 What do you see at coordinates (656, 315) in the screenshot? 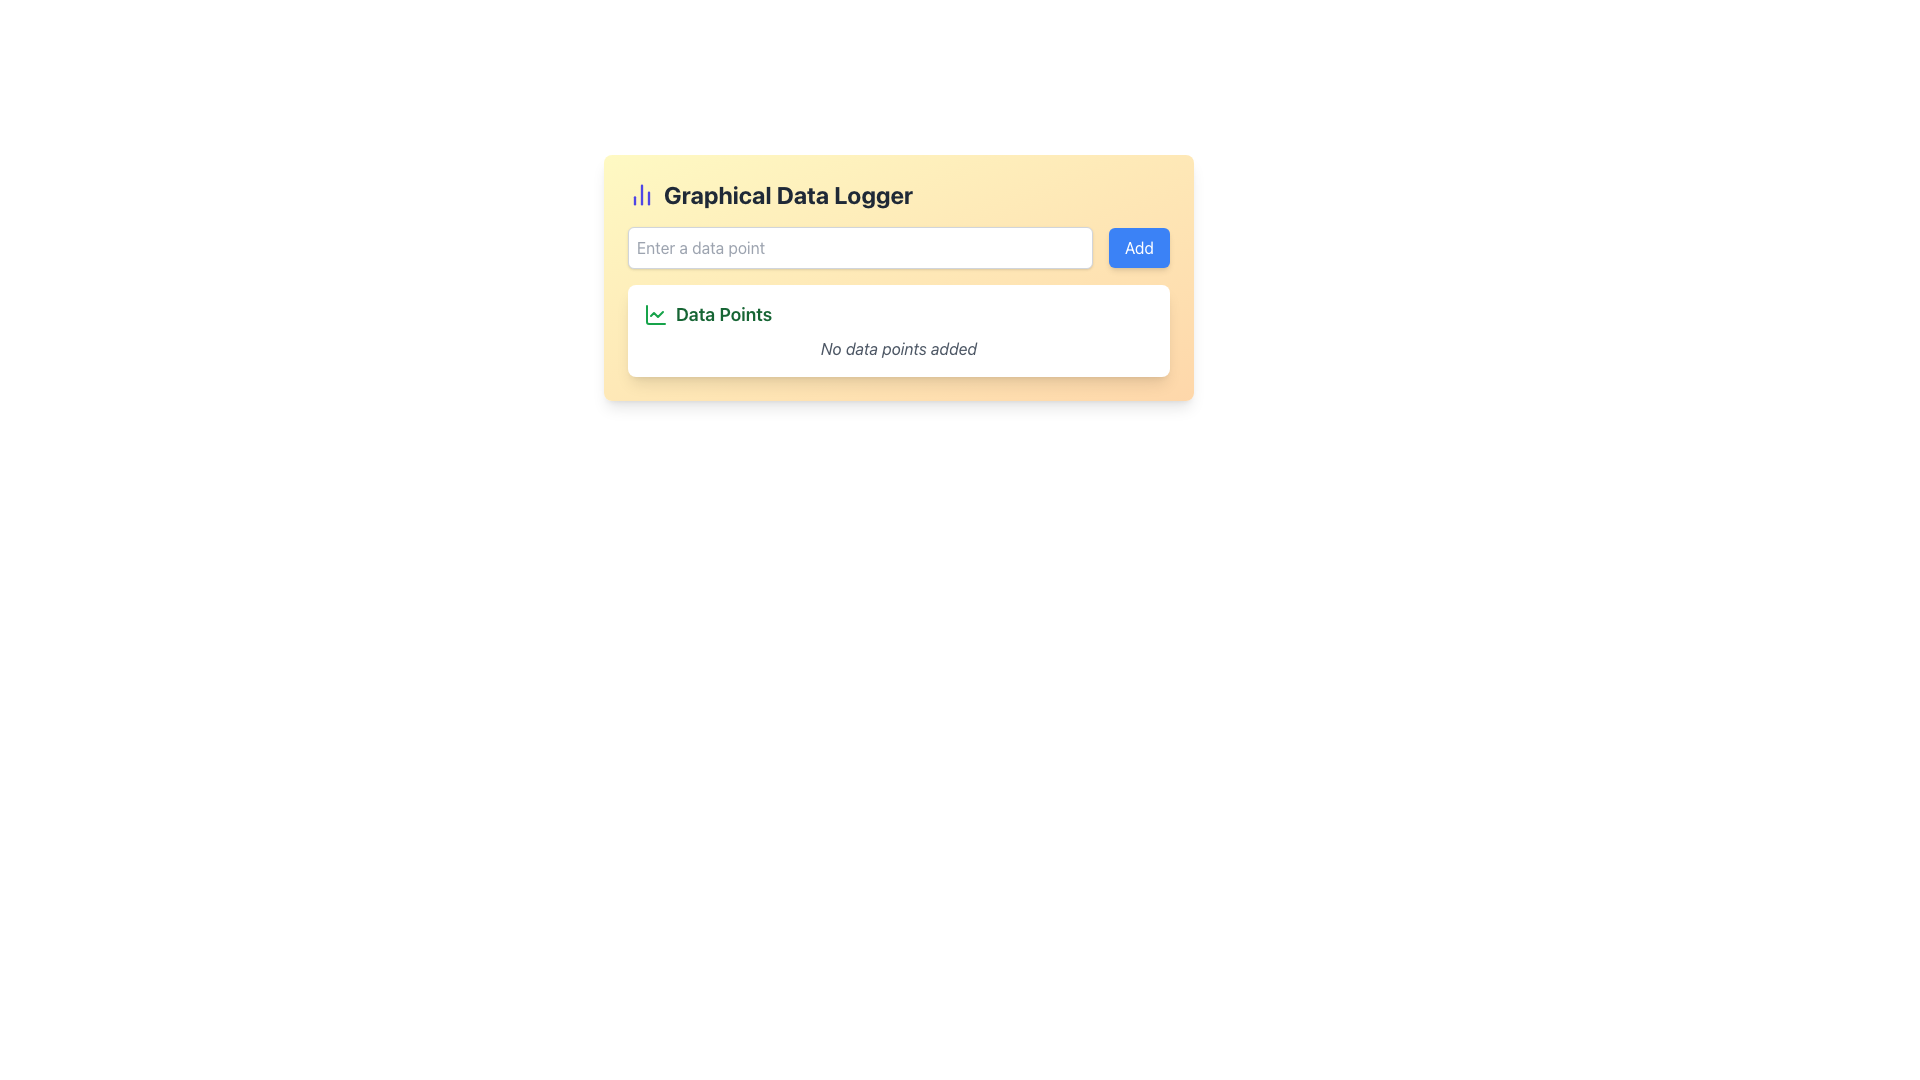
I see `the Graphic Icon located in the 'Data Points' section, positioned to the left of the text 'Data Points'` at bounding box center [656, 315].